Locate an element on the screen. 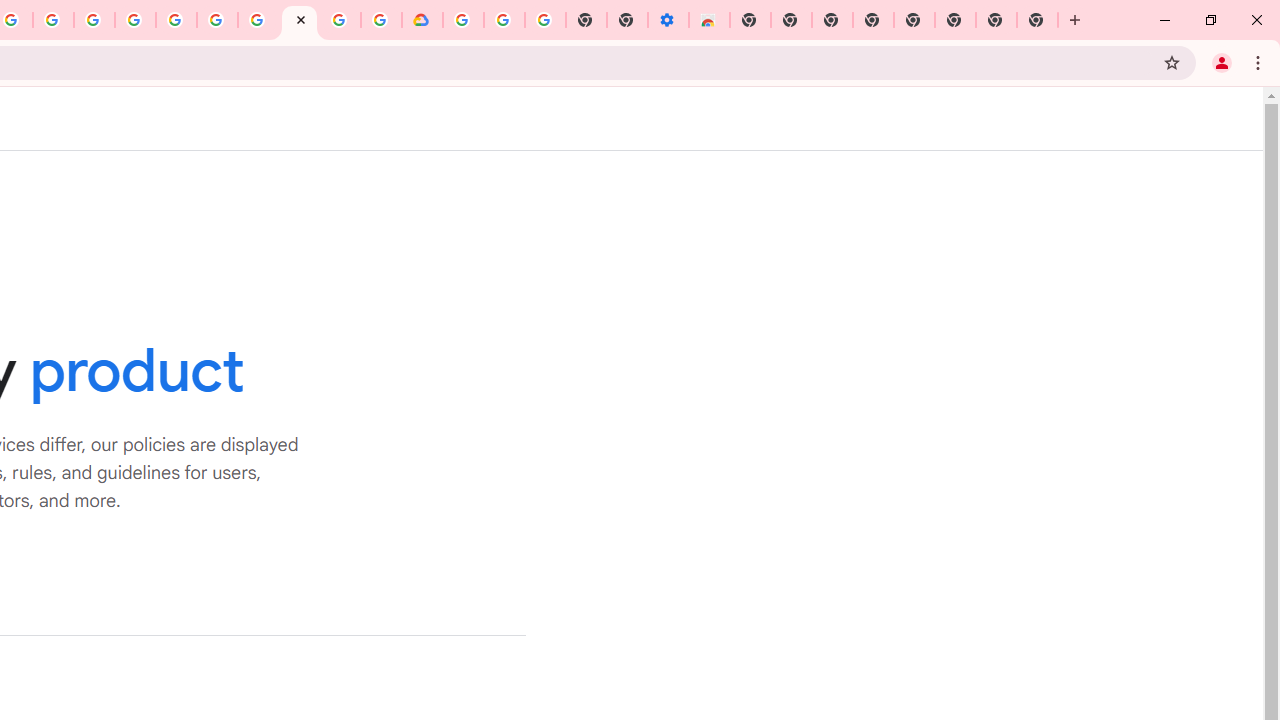 The width and height of the screenshot is (1280, 720). 'Sign in - Google Accounts' is located at coordinates (462, 20).